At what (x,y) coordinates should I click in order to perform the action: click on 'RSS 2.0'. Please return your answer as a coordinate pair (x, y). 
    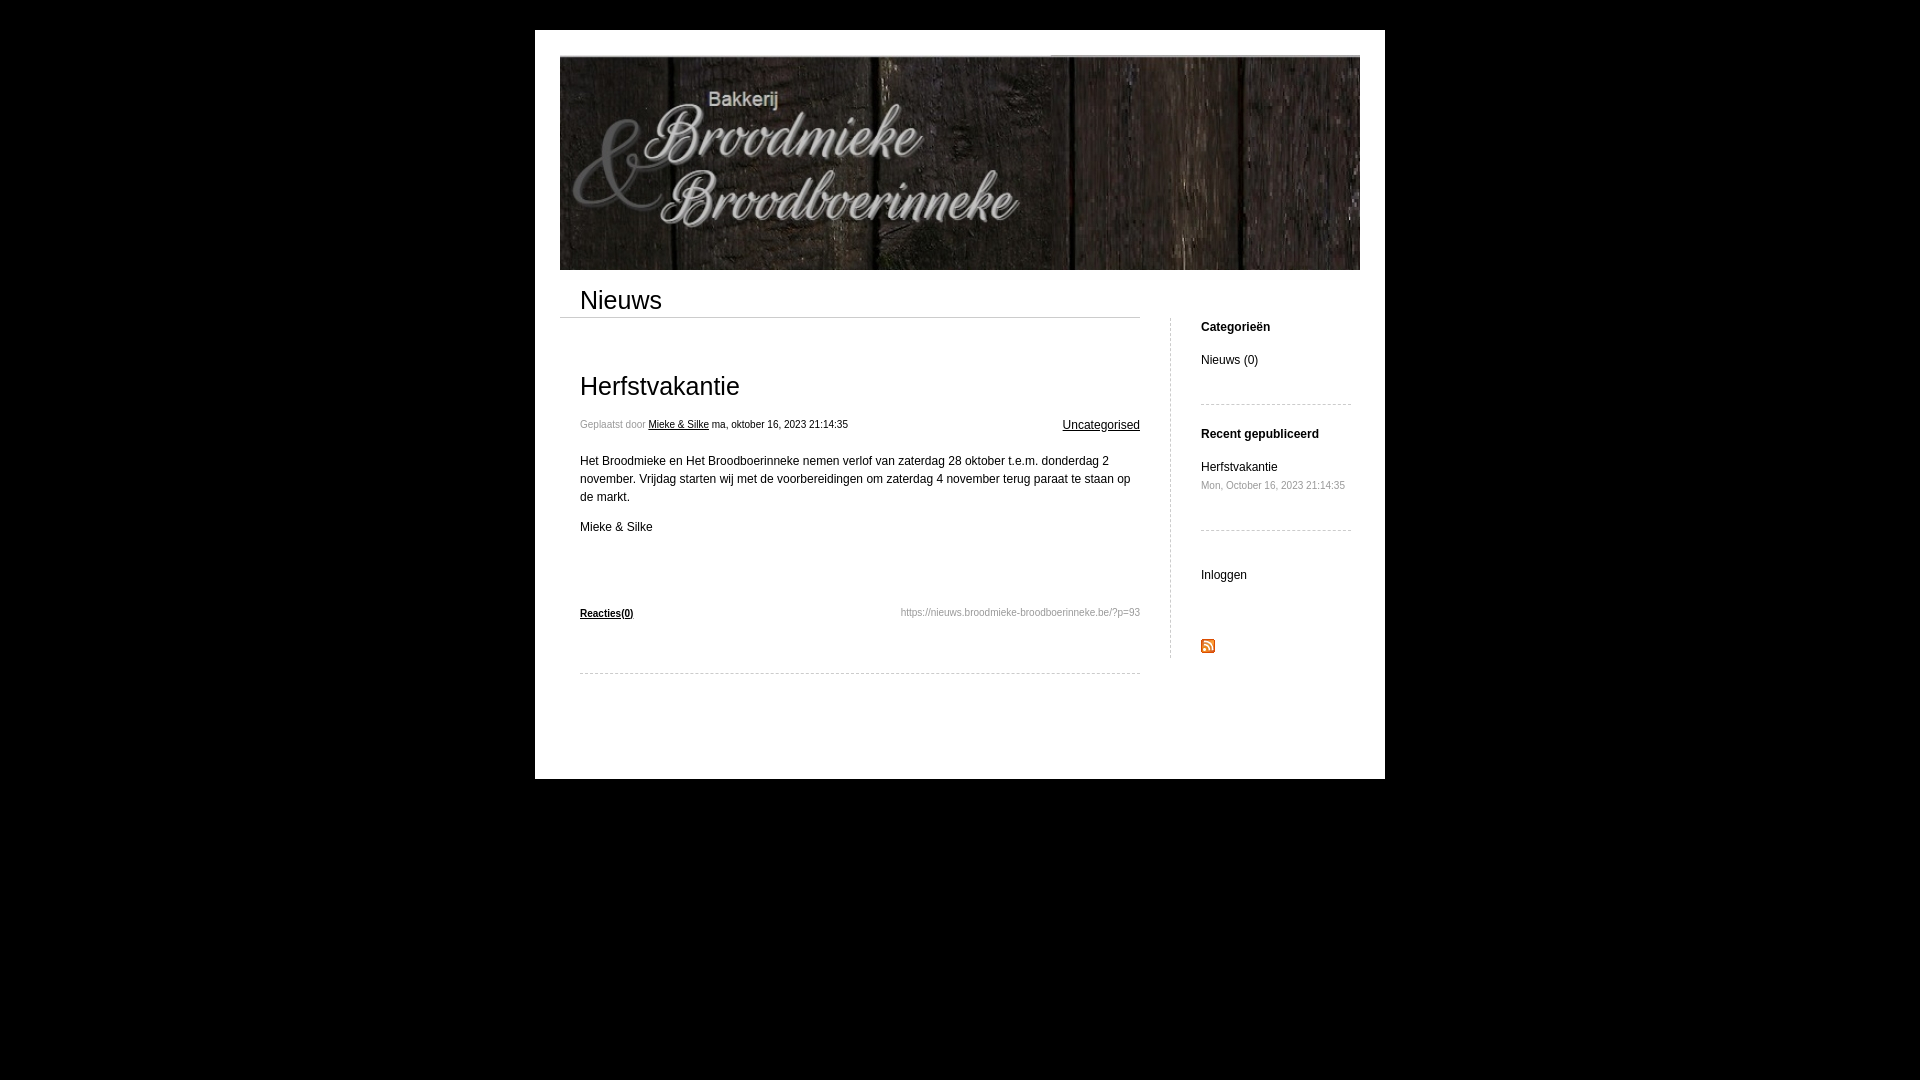
    Looking at the image, I should click on (1207, 648).